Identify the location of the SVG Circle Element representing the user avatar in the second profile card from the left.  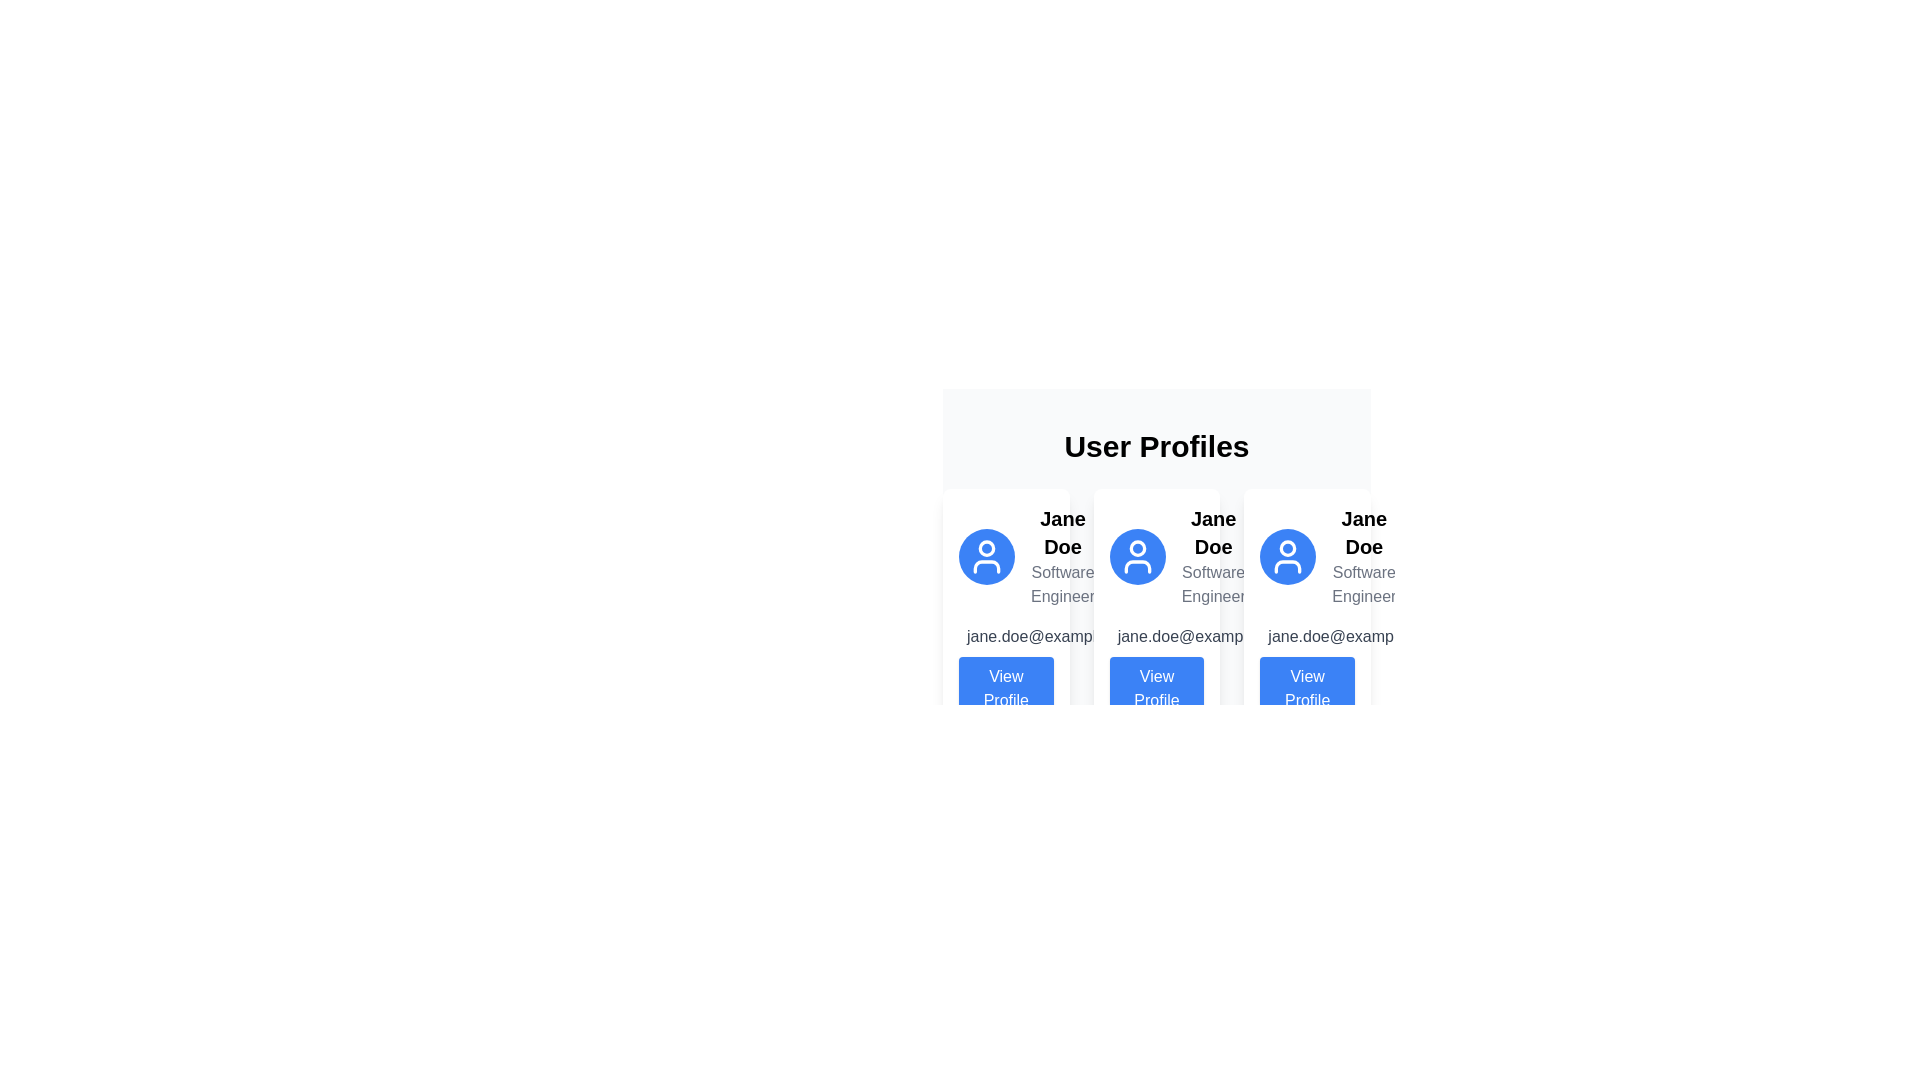
(1137, 548).